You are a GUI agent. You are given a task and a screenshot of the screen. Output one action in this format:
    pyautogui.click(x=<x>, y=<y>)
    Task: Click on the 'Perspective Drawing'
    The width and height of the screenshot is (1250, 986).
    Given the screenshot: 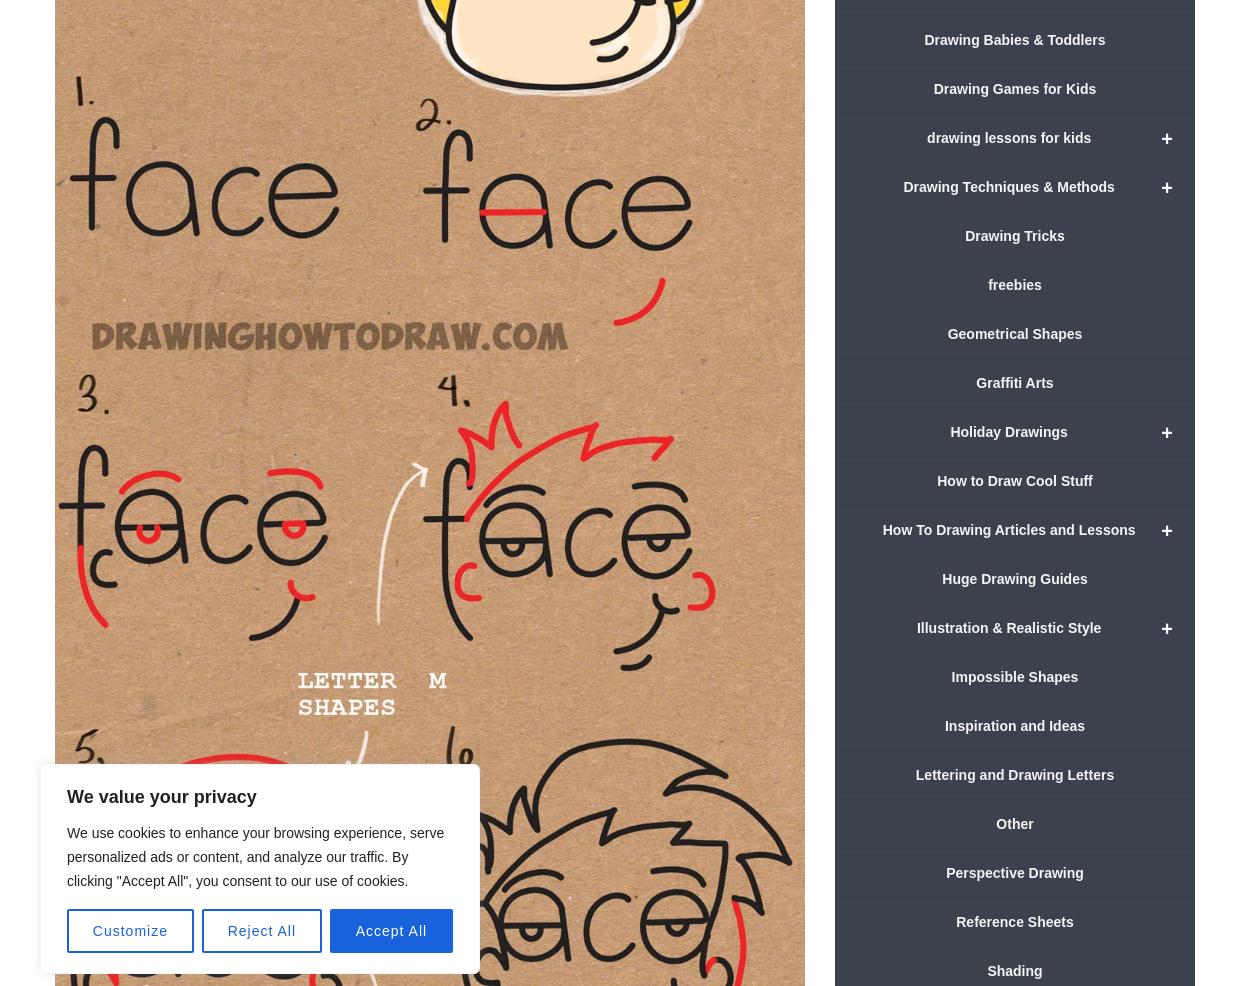 What is the action you would take?
    pyautogui.click(x=1014, y=871)
    